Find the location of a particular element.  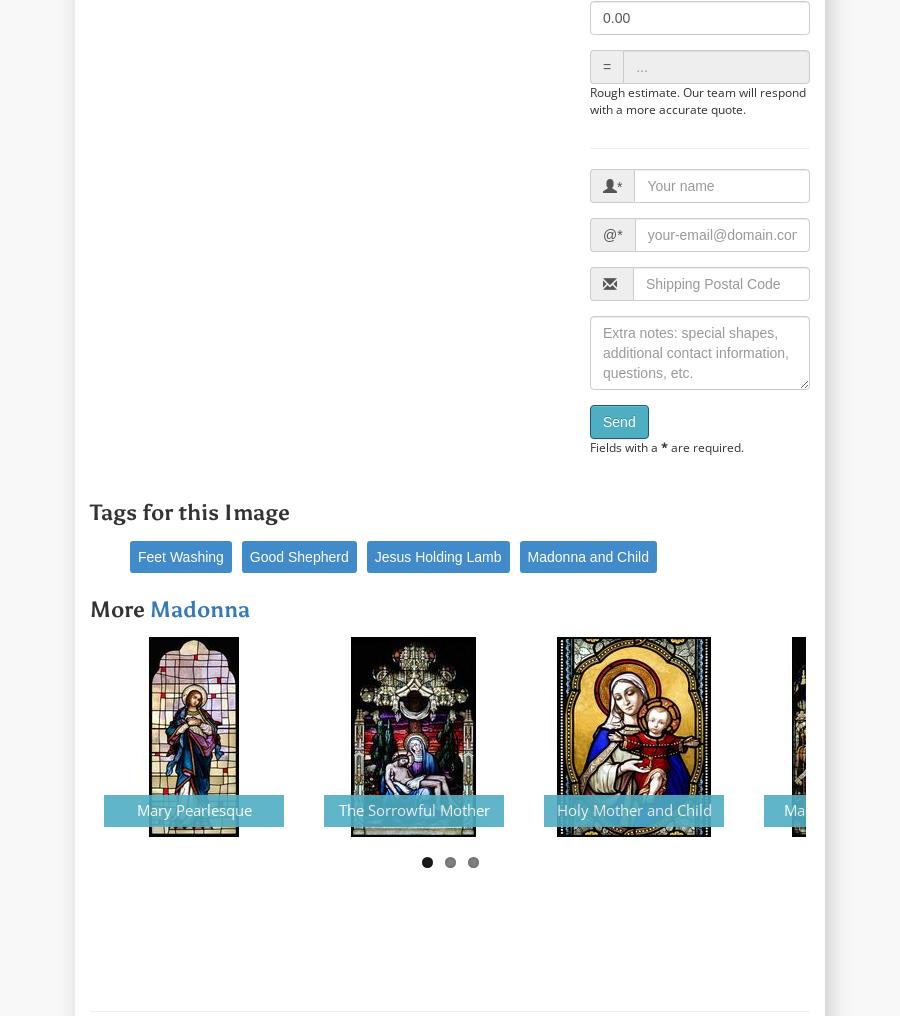

'@*' is located at coordinates (612, 235).